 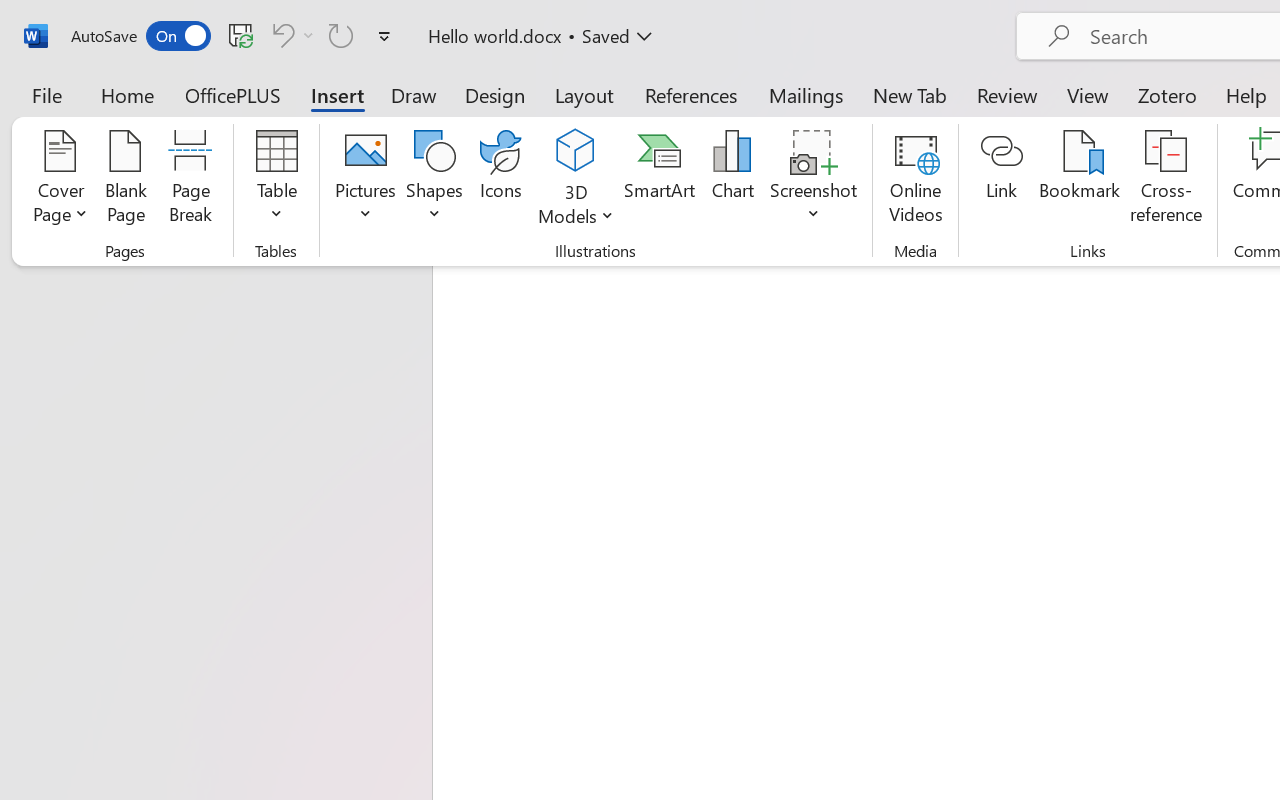 What do you see at coordinates (495, 94) in the screenshot?
I see `'Design'` at bounding box center [495, 94].